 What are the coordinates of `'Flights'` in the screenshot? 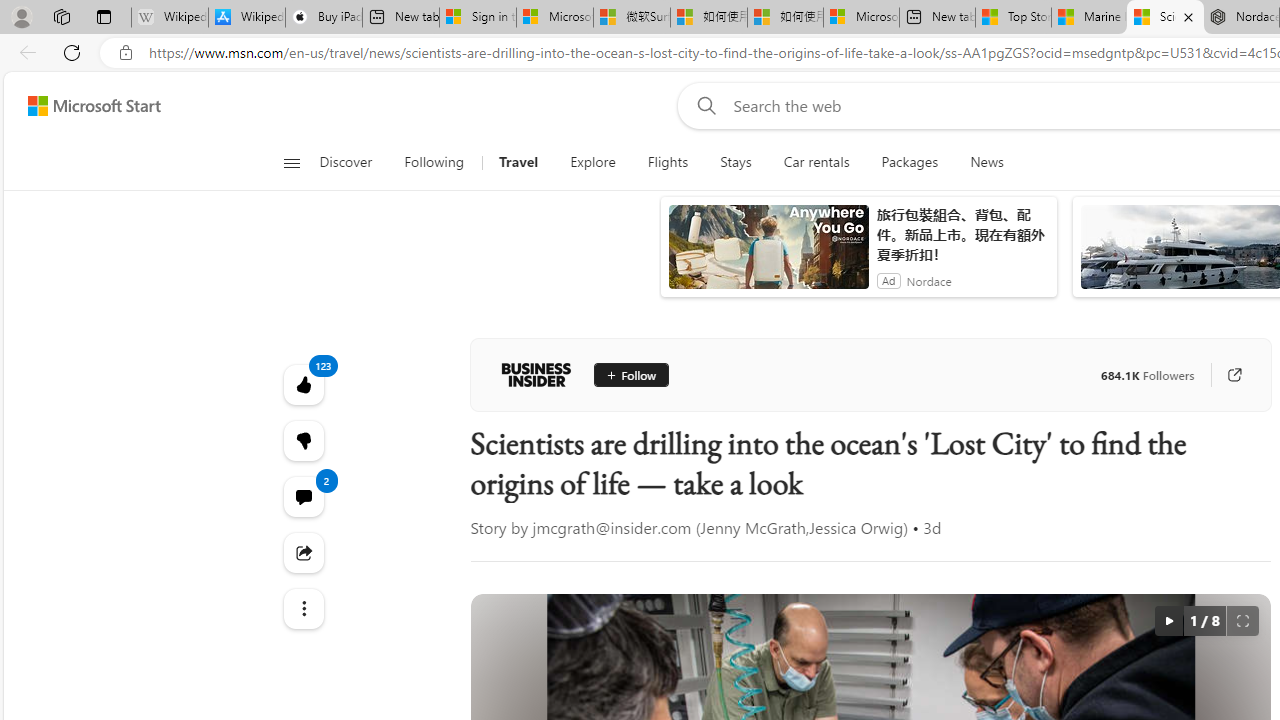 It's located at (667, 162).